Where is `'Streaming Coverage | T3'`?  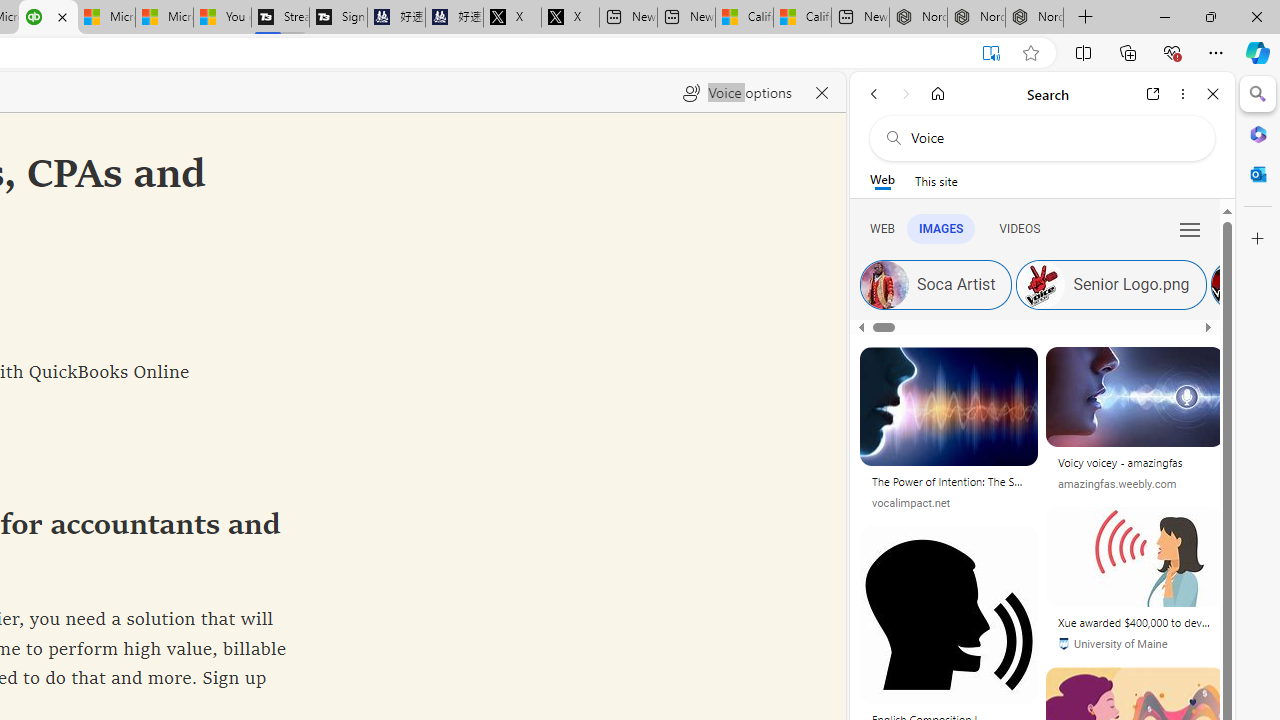 'Streaming Coverage | T3' is located at coordinates (279, 17).